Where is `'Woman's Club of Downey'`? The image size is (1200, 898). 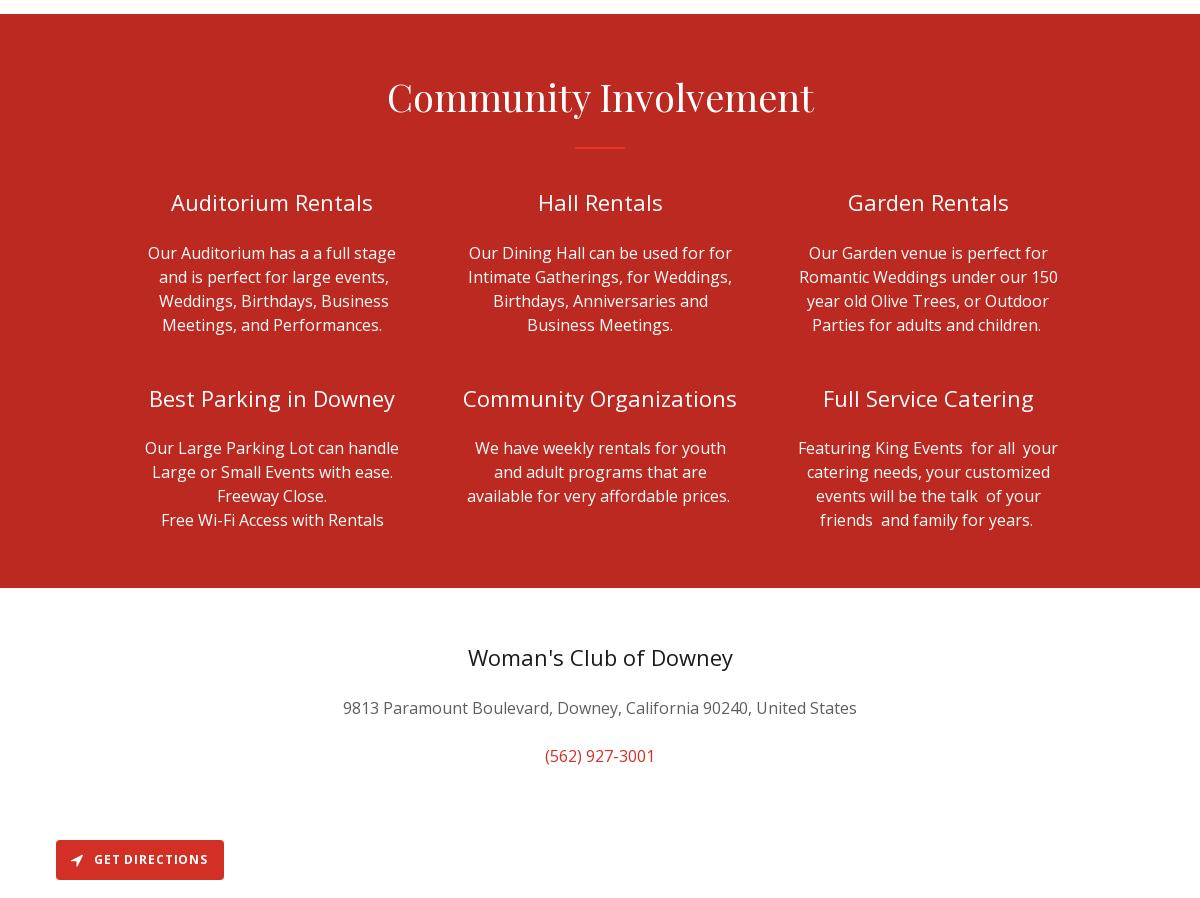 'Woman's Club of Downey' is located at coordinates (598, 655).